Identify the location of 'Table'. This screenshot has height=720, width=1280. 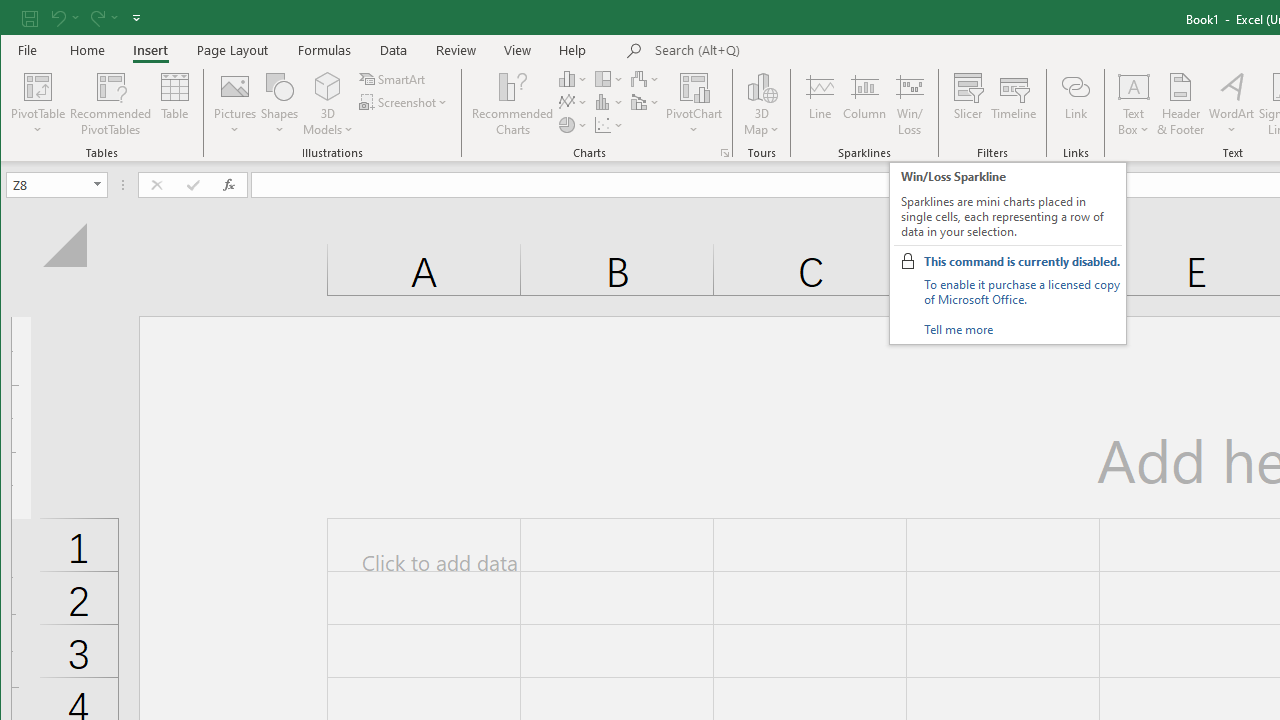
(174, 104).